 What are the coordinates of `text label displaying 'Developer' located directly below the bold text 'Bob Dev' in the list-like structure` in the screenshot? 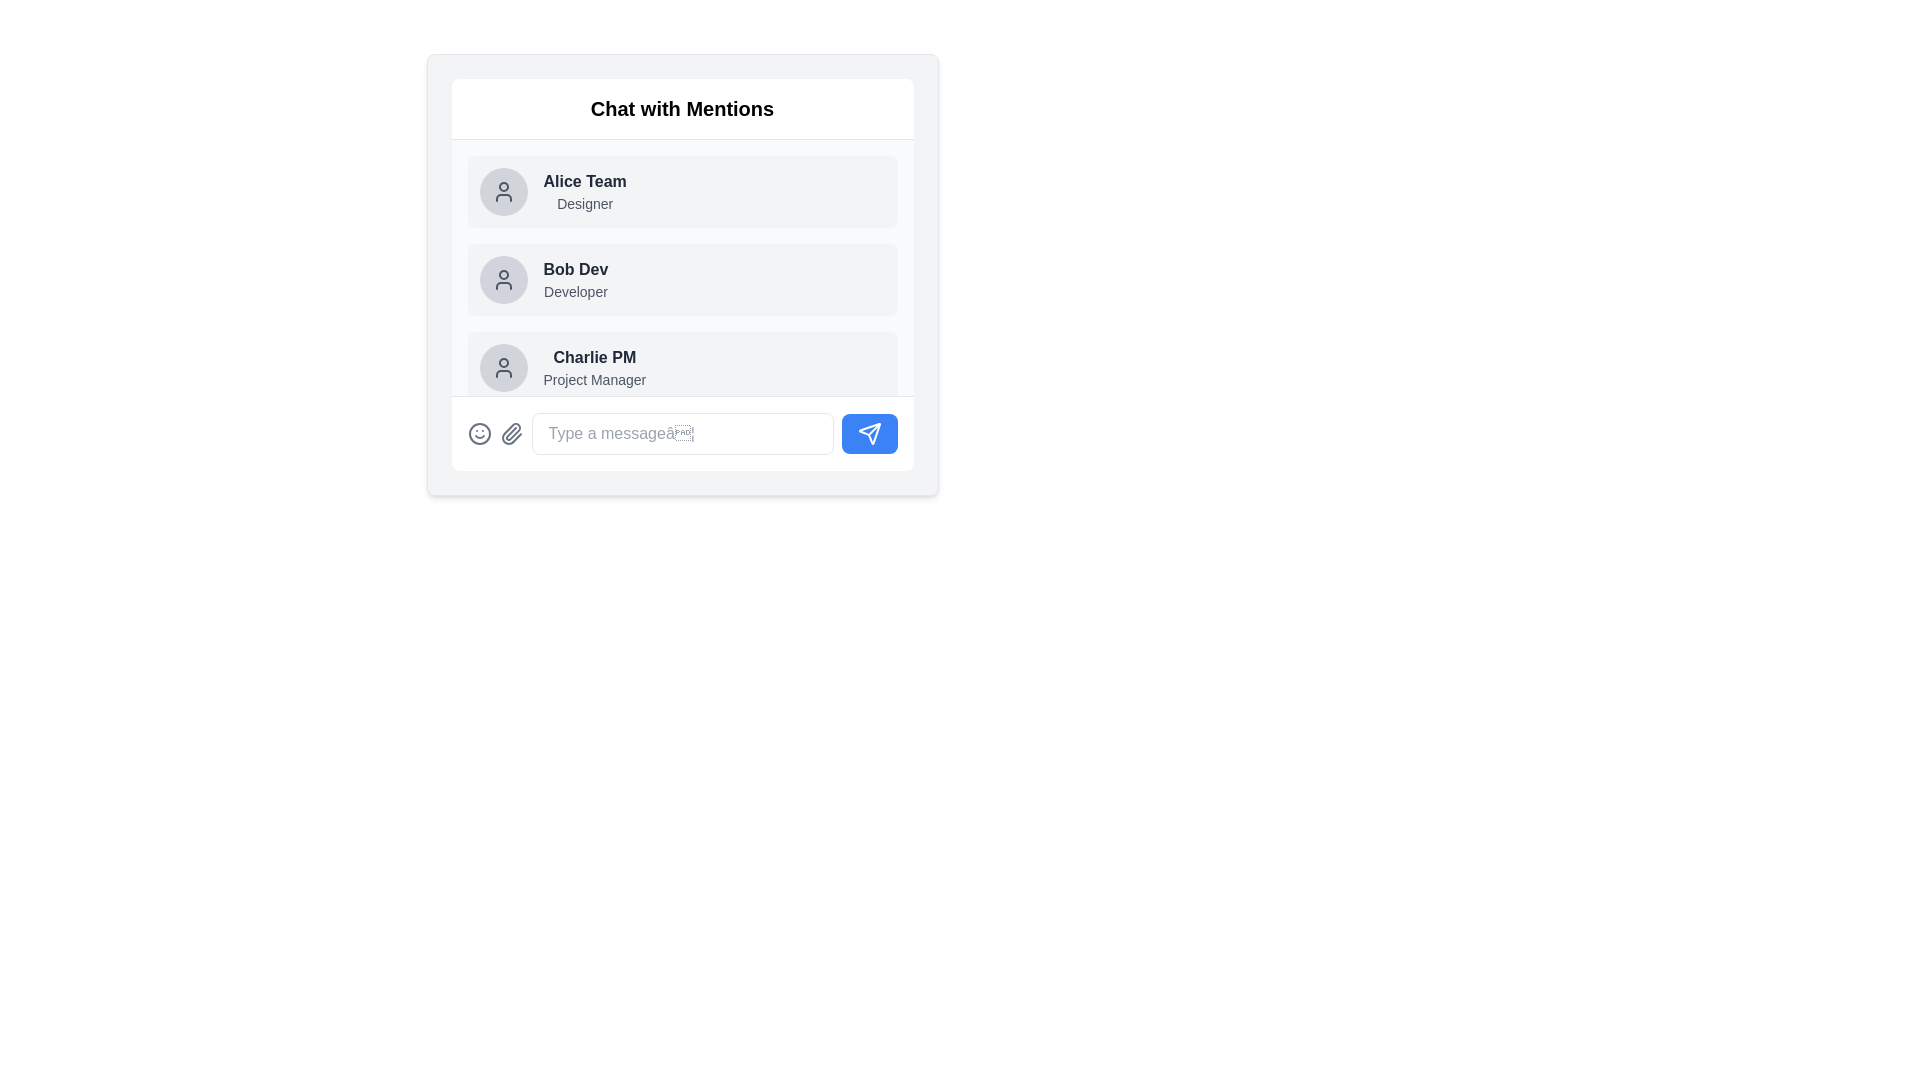 It's located at (575, 292).